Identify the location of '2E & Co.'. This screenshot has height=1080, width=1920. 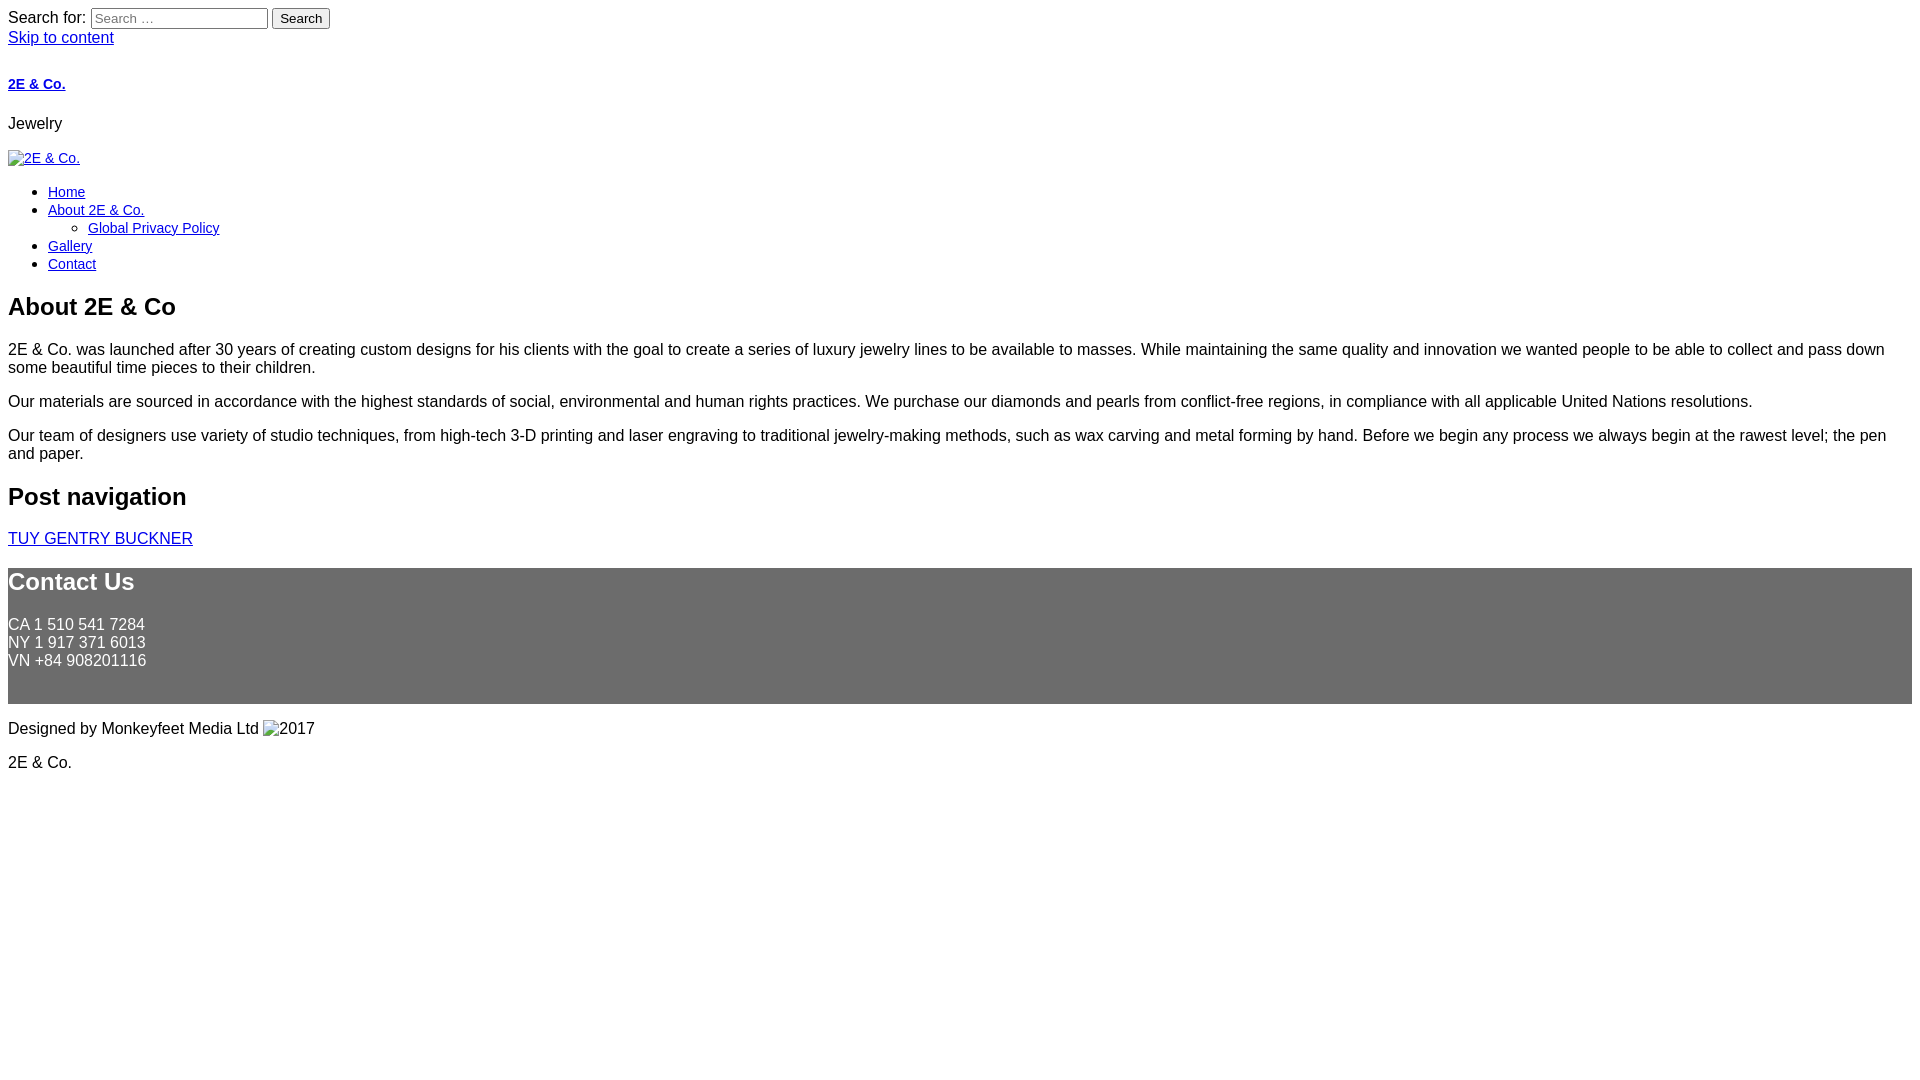
(8, 83).